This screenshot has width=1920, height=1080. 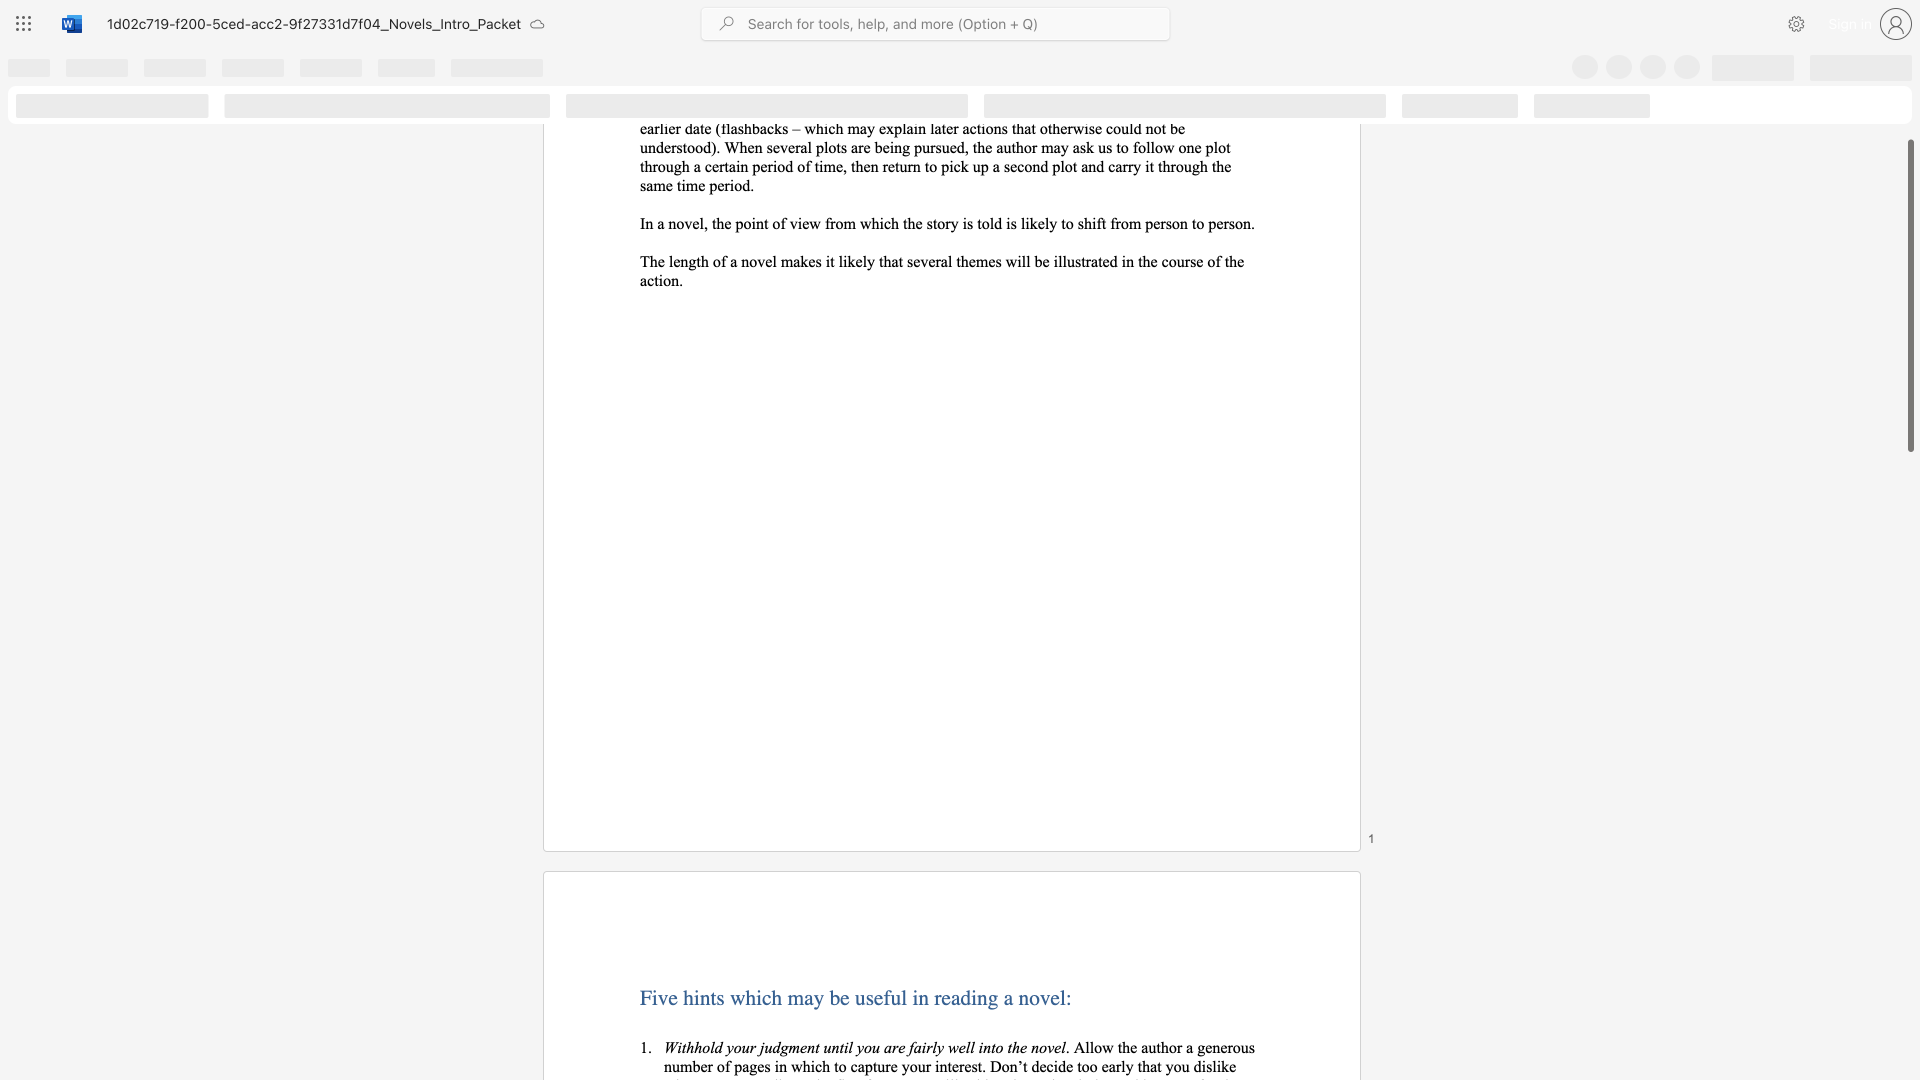 What do you see at coordinates (1909, 296) in the screenshot?
I see `the scrollbar and move up 220 pixels` at bounding box center [1909, 296].